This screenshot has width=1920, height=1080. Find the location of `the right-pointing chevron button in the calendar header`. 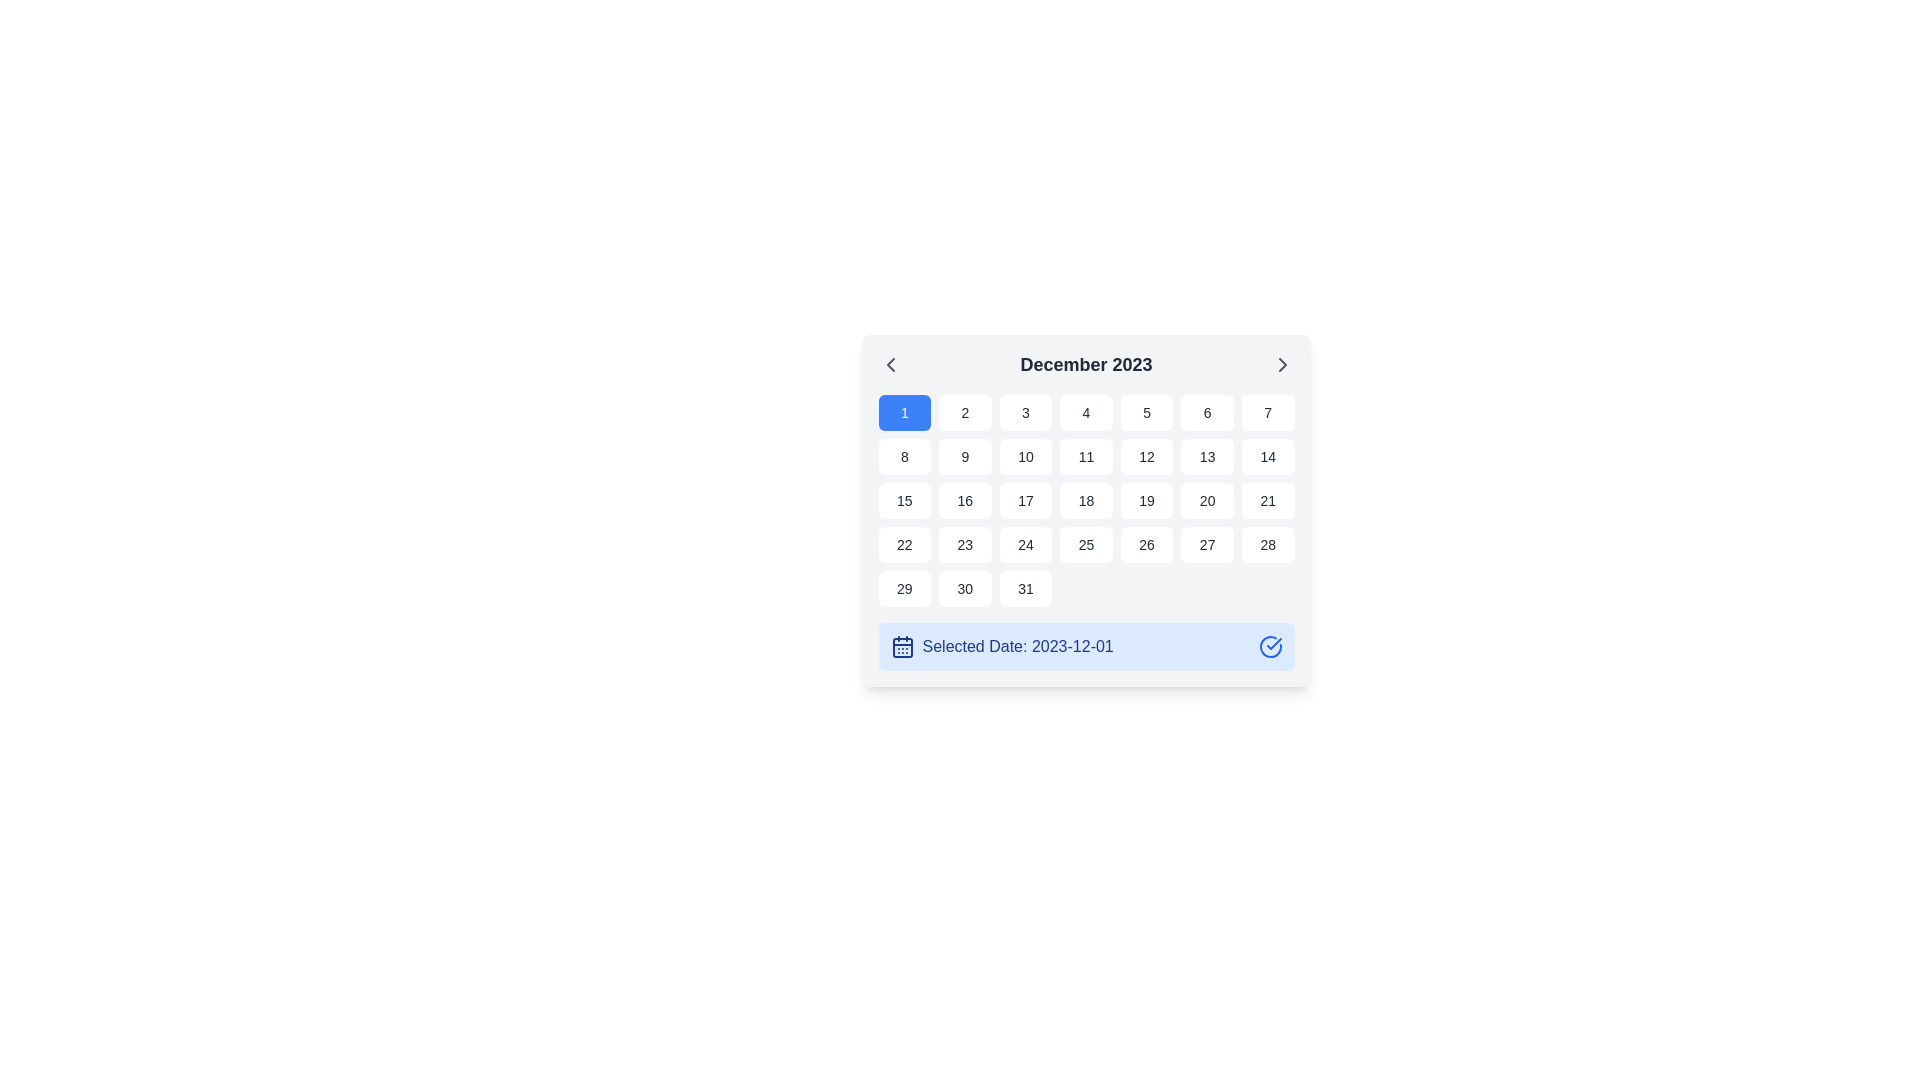

the right-pointing chevron button in the calendar header is located at coordinates (1282, 365).